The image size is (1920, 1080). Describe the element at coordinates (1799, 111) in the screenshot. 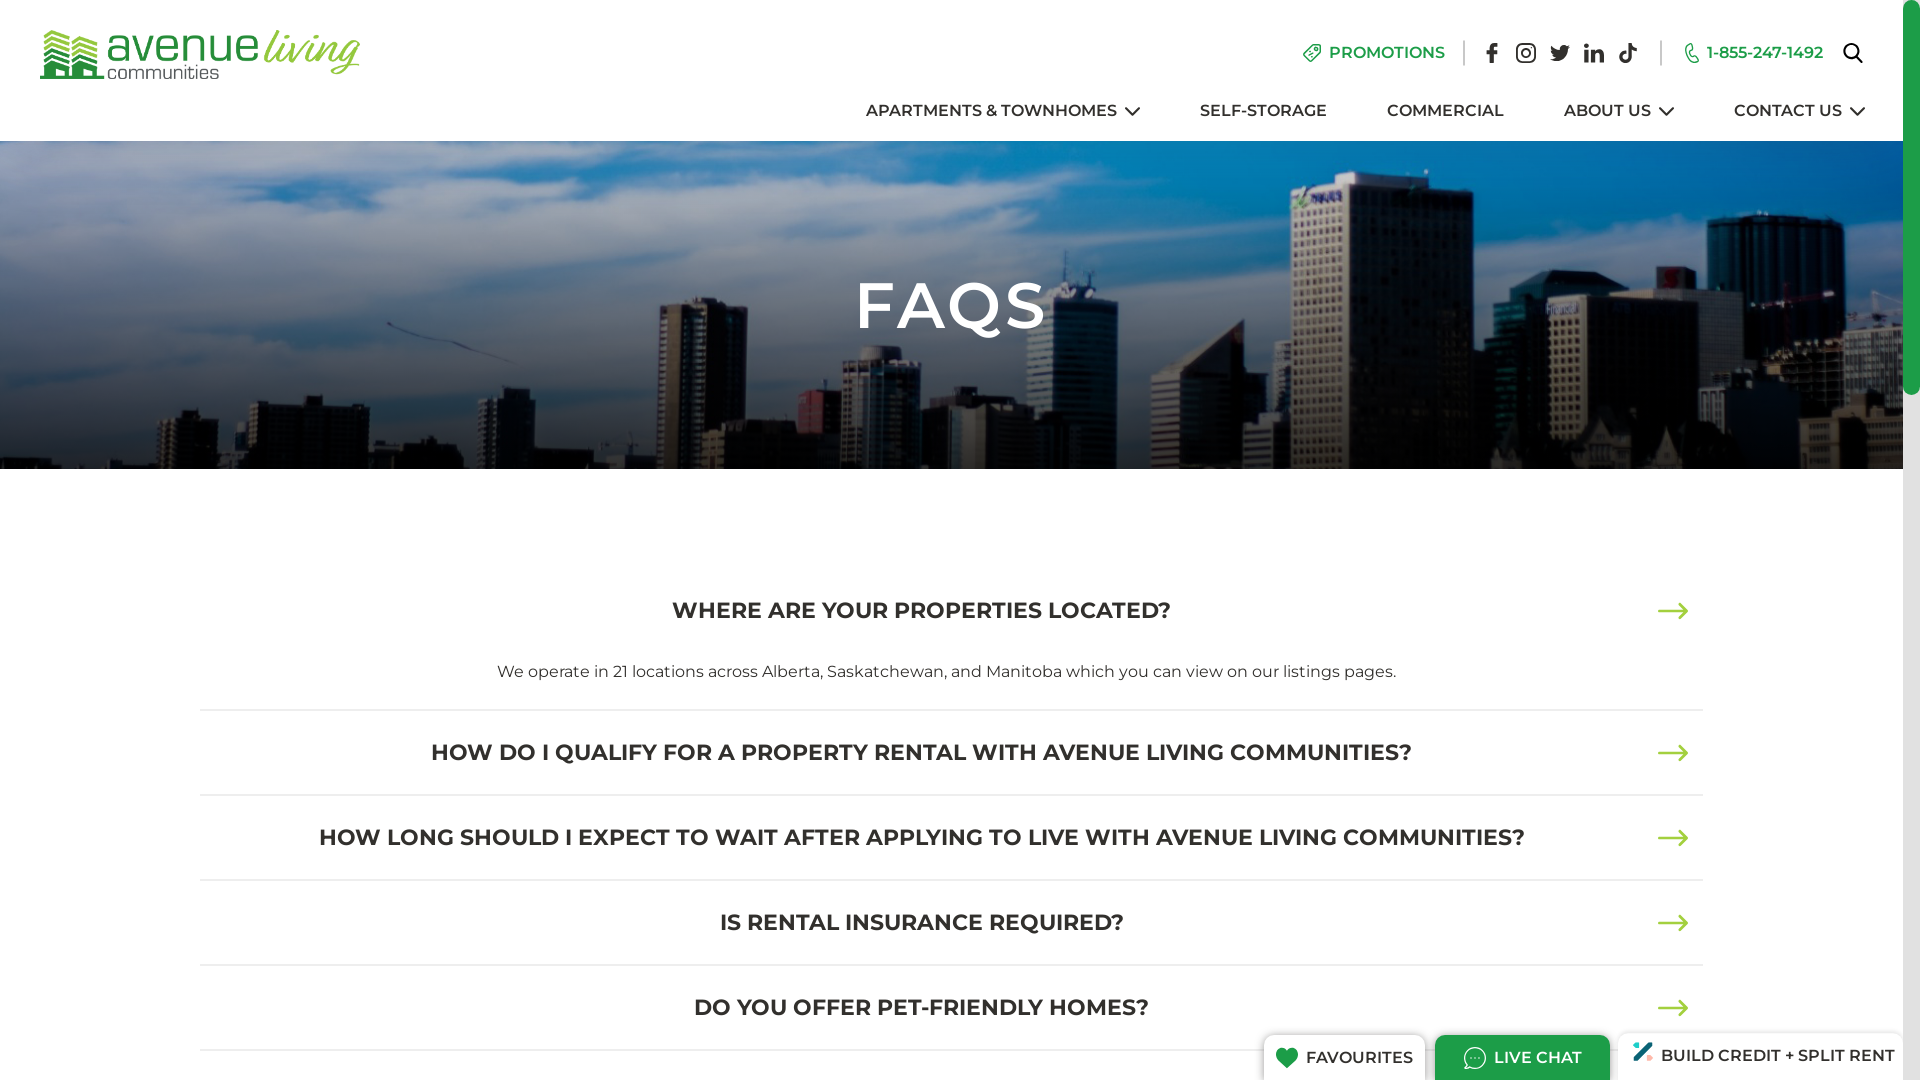

I see `'CONTACT US'` at that location.